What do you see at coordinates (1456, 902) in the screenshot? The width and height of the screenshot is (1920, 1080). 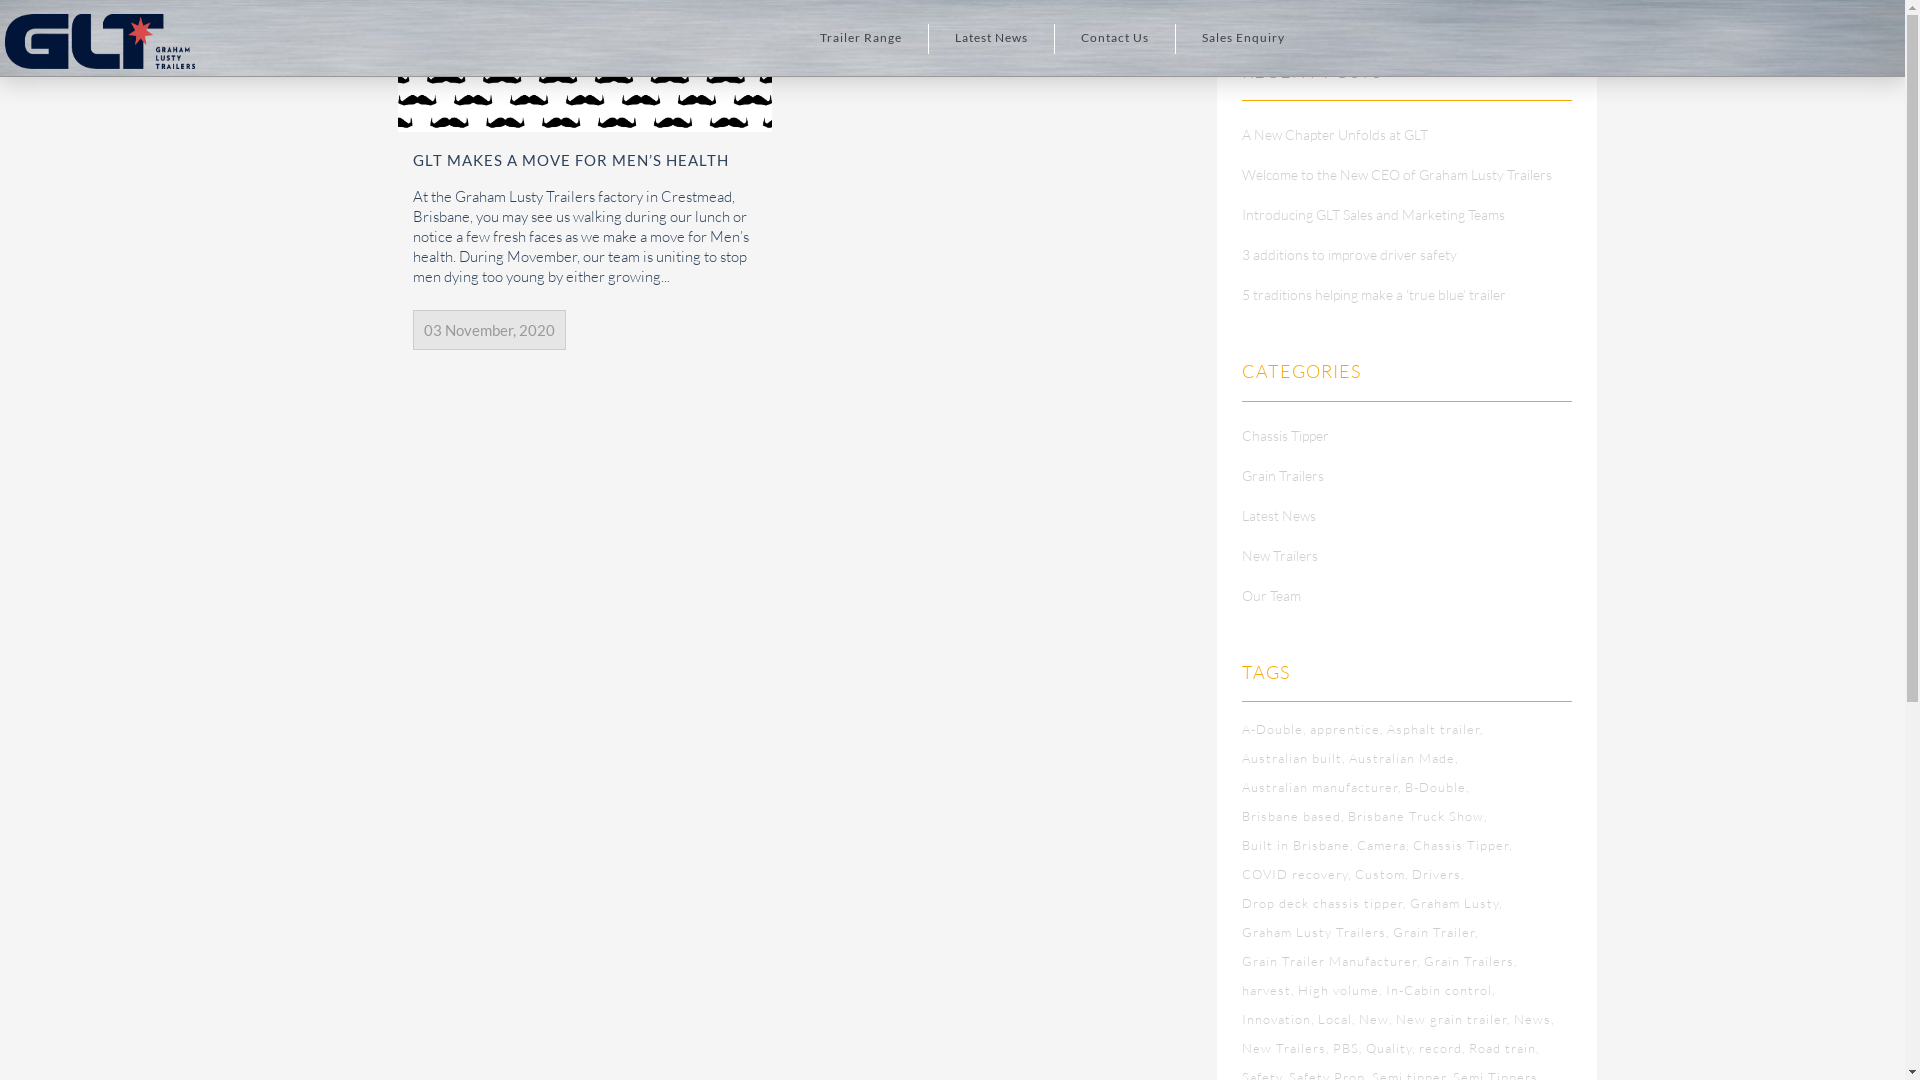 I see `'Graham Lusty'` at bounding box center [1456, 902].